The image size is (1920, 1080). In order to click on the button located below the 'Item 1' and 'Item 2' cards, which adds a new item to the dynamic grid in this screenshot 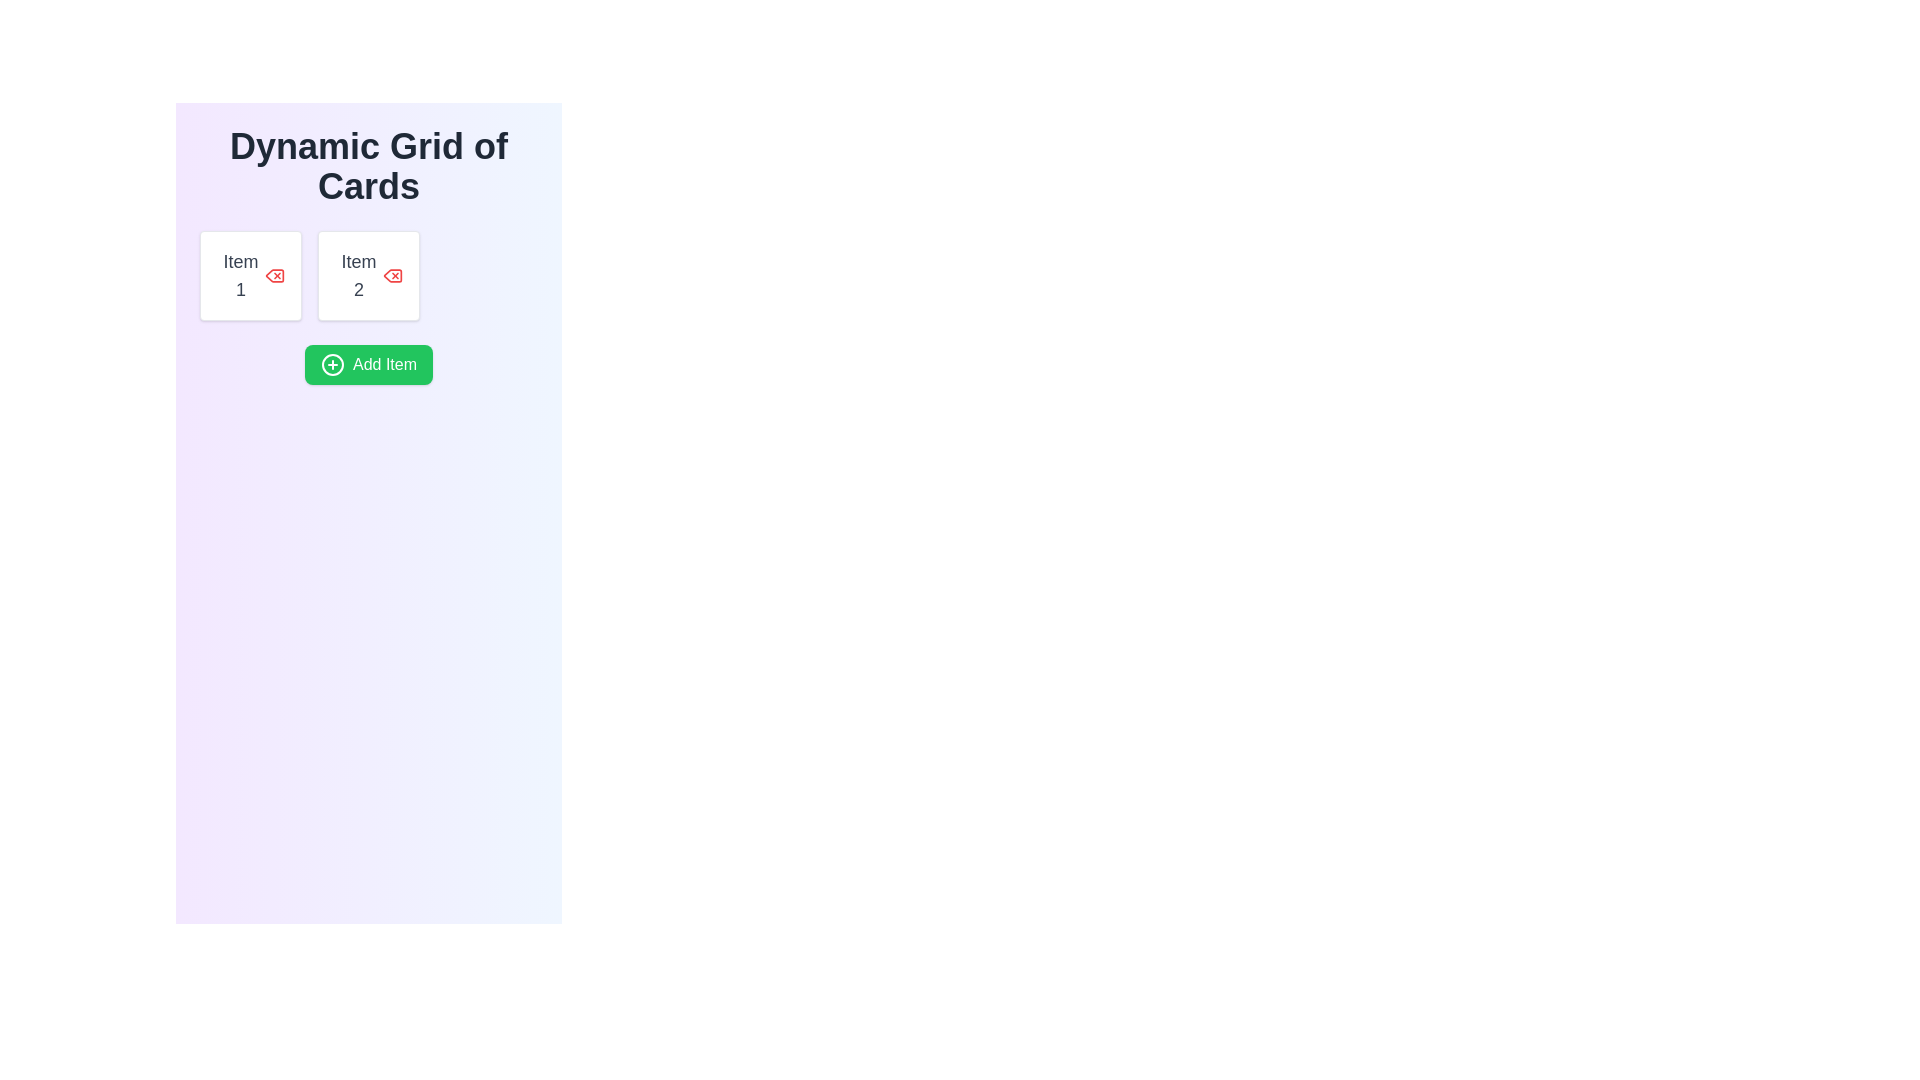, I will do `click(369, 365)`.